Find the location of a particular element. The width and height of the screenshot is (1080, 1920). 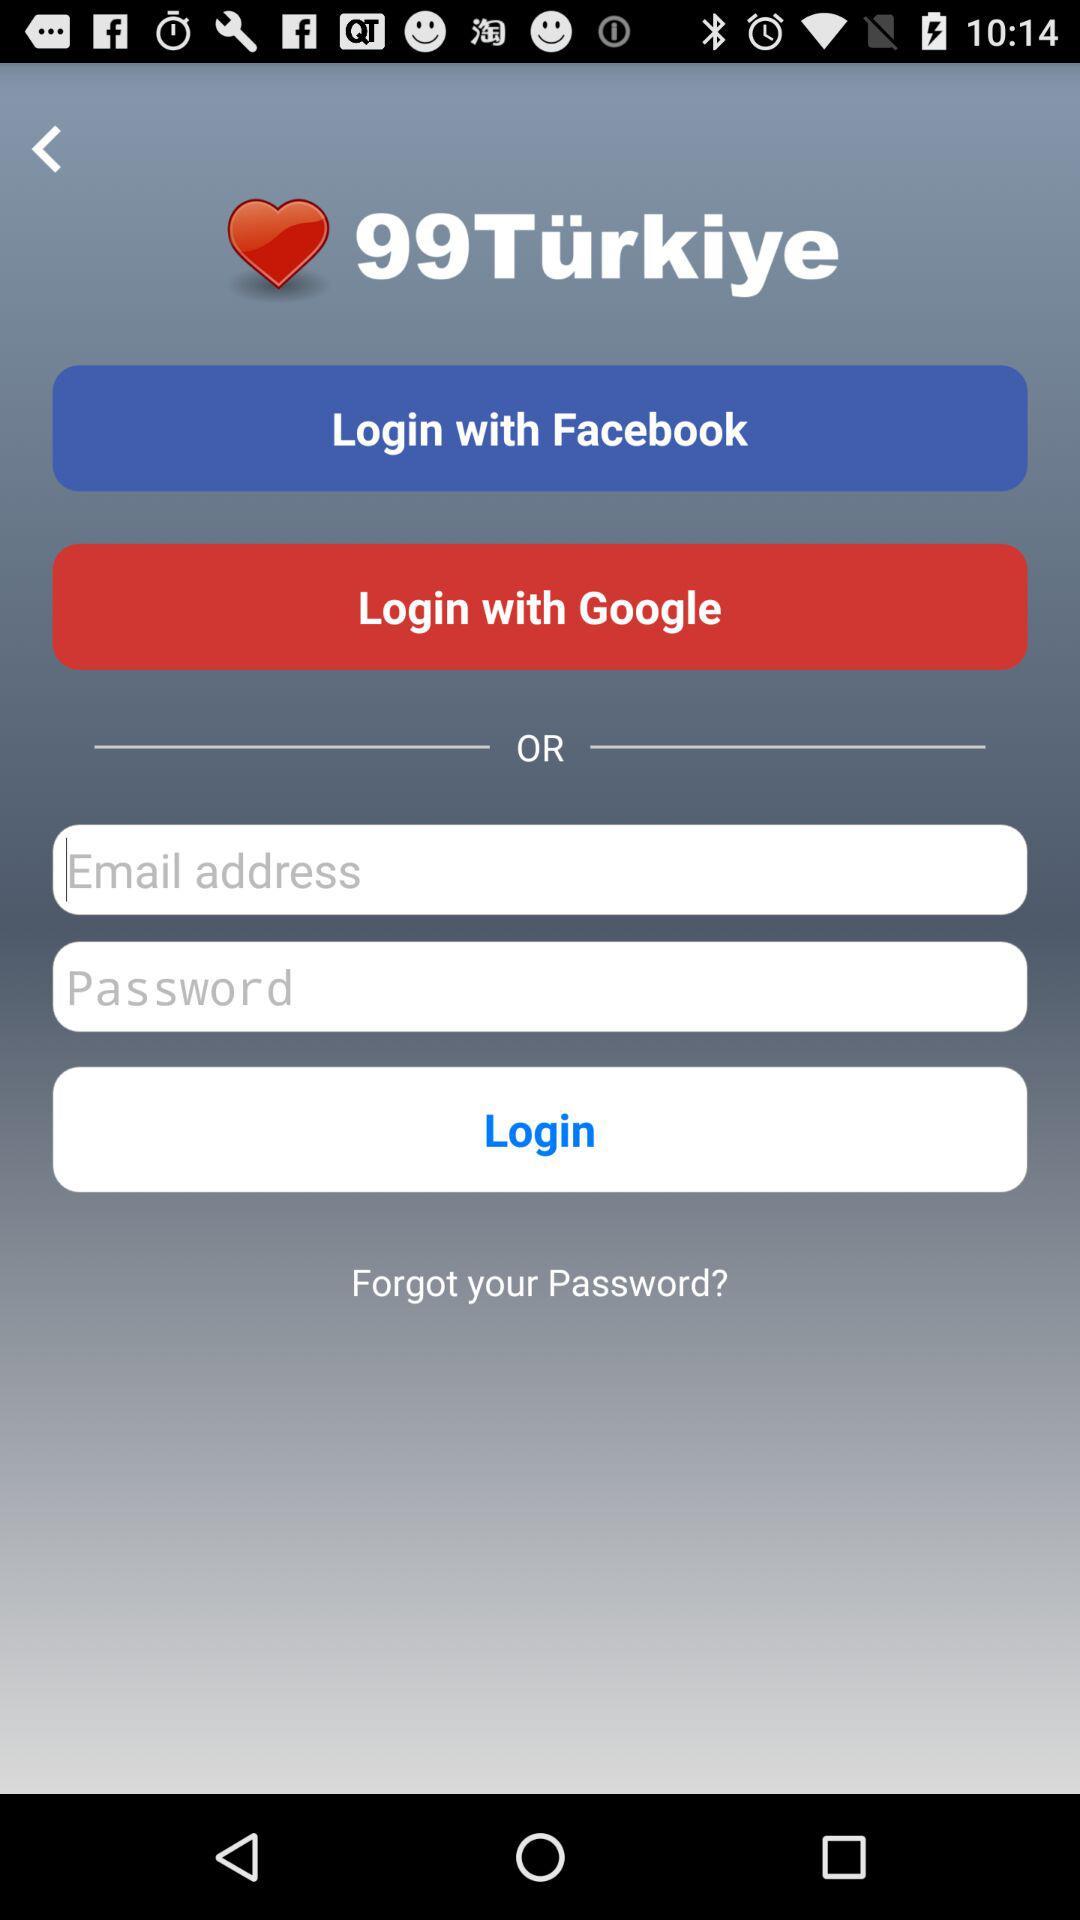

forgot your password? item is located at coordinates (538, 1281).